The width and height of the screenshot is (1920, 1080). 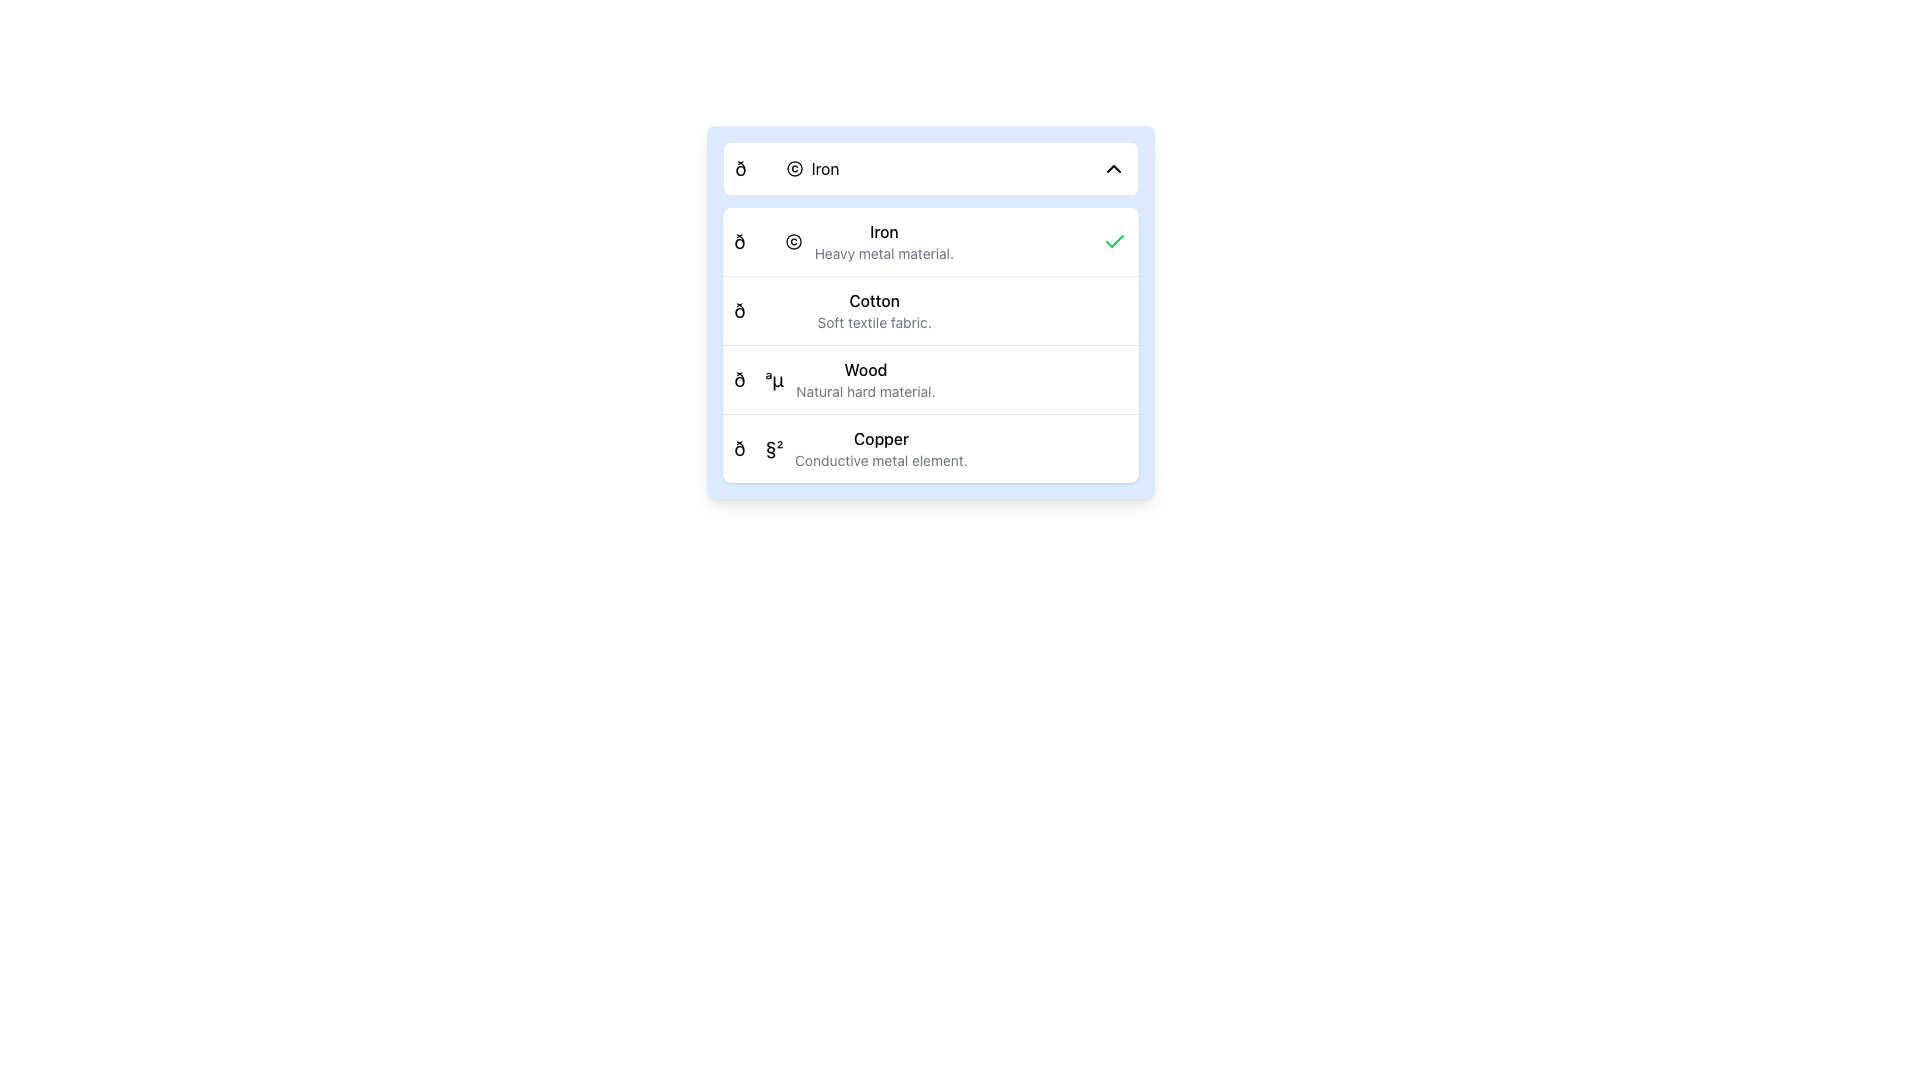 What do you see at coordinates (1112, 168) in the screenshot?
I see `the upward-pointing chevron icon located at the far right of the dropdown component labeled 'Iron'` at bounding box center [1112, 168].